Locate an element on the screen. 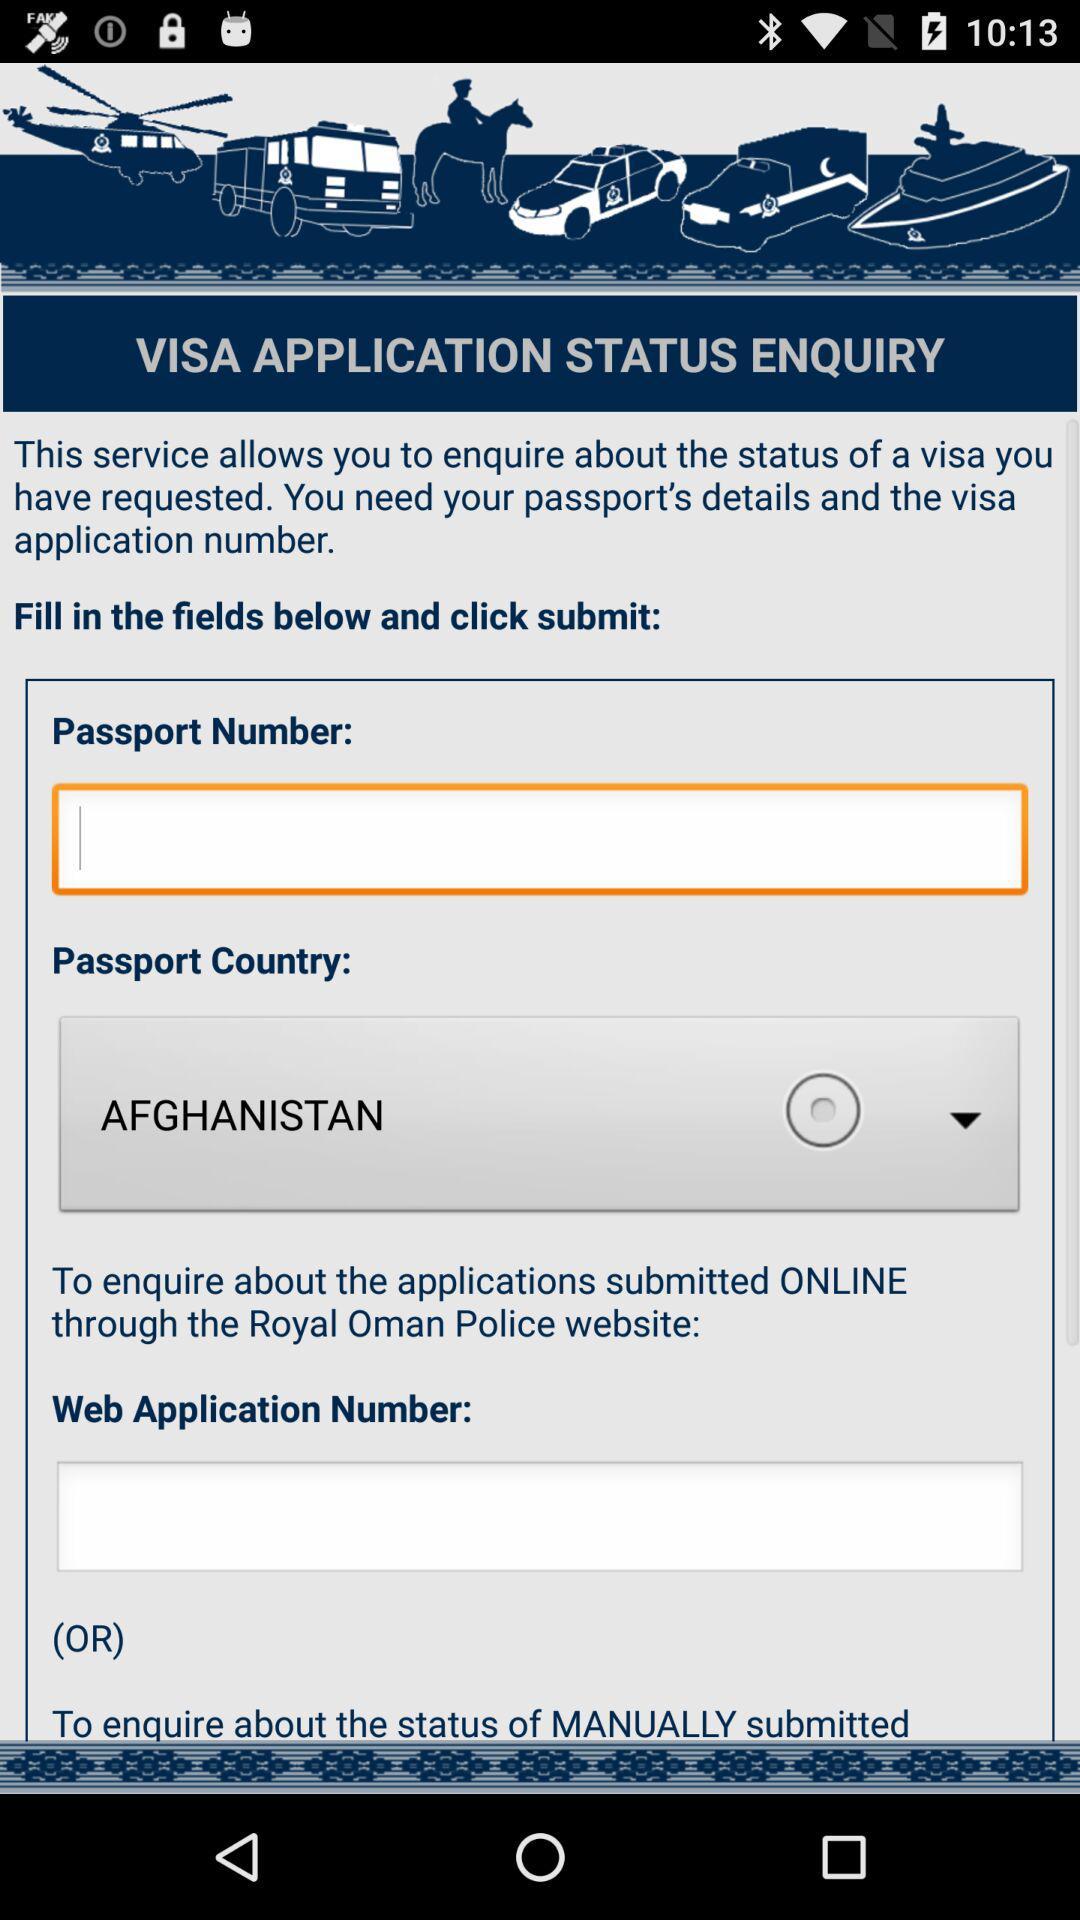 The height and width of the screenshot is (1920, 1080). type web application number is located at coordinates (540, 1521).